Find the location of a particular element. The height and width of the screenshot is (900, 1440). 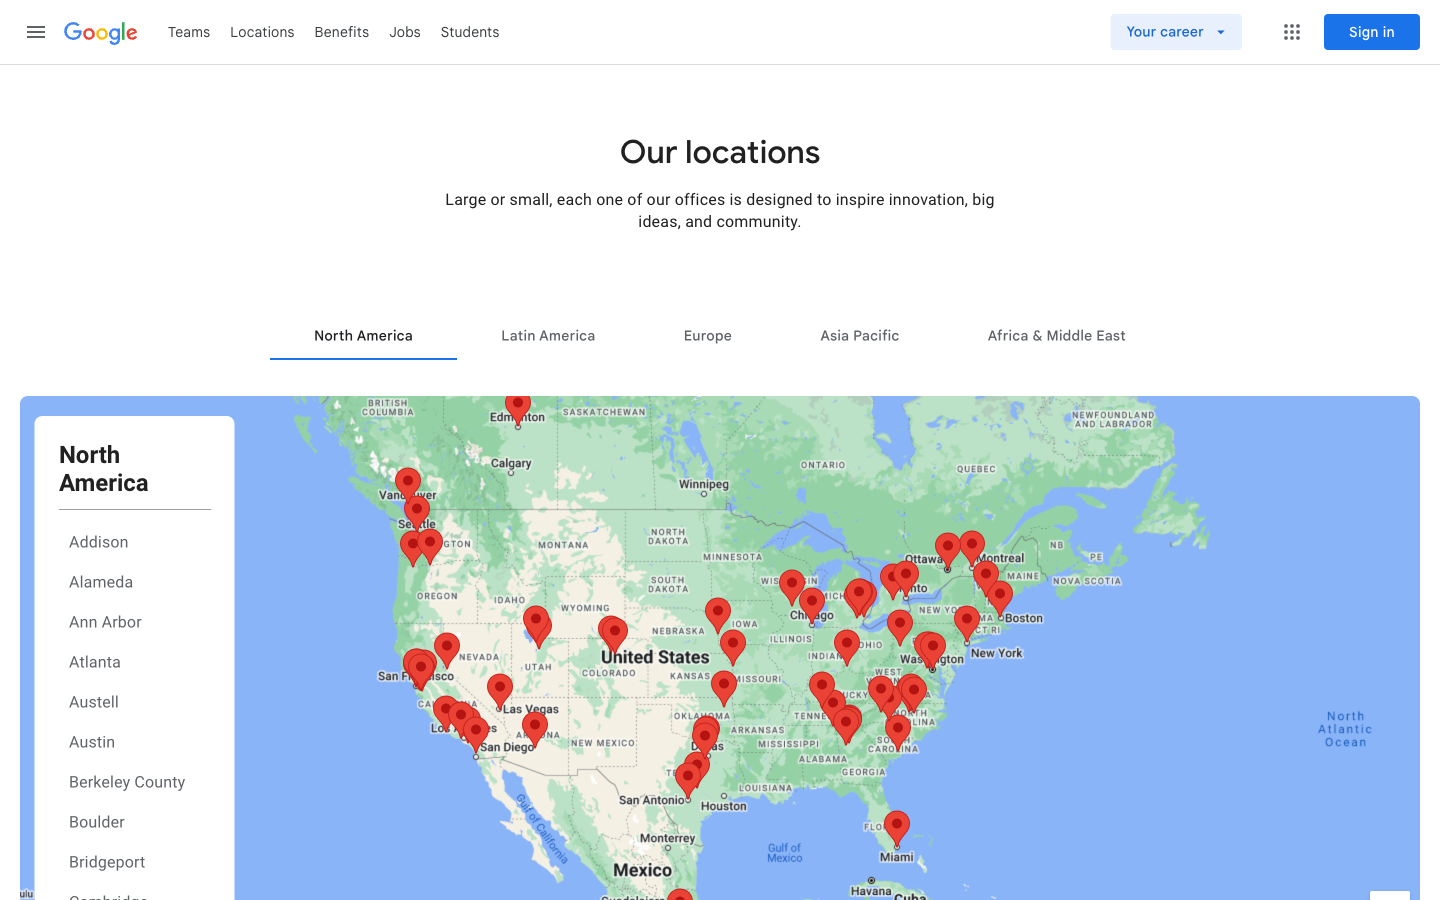

Go to North America Region Jobs is located at coordinates (362, 334).